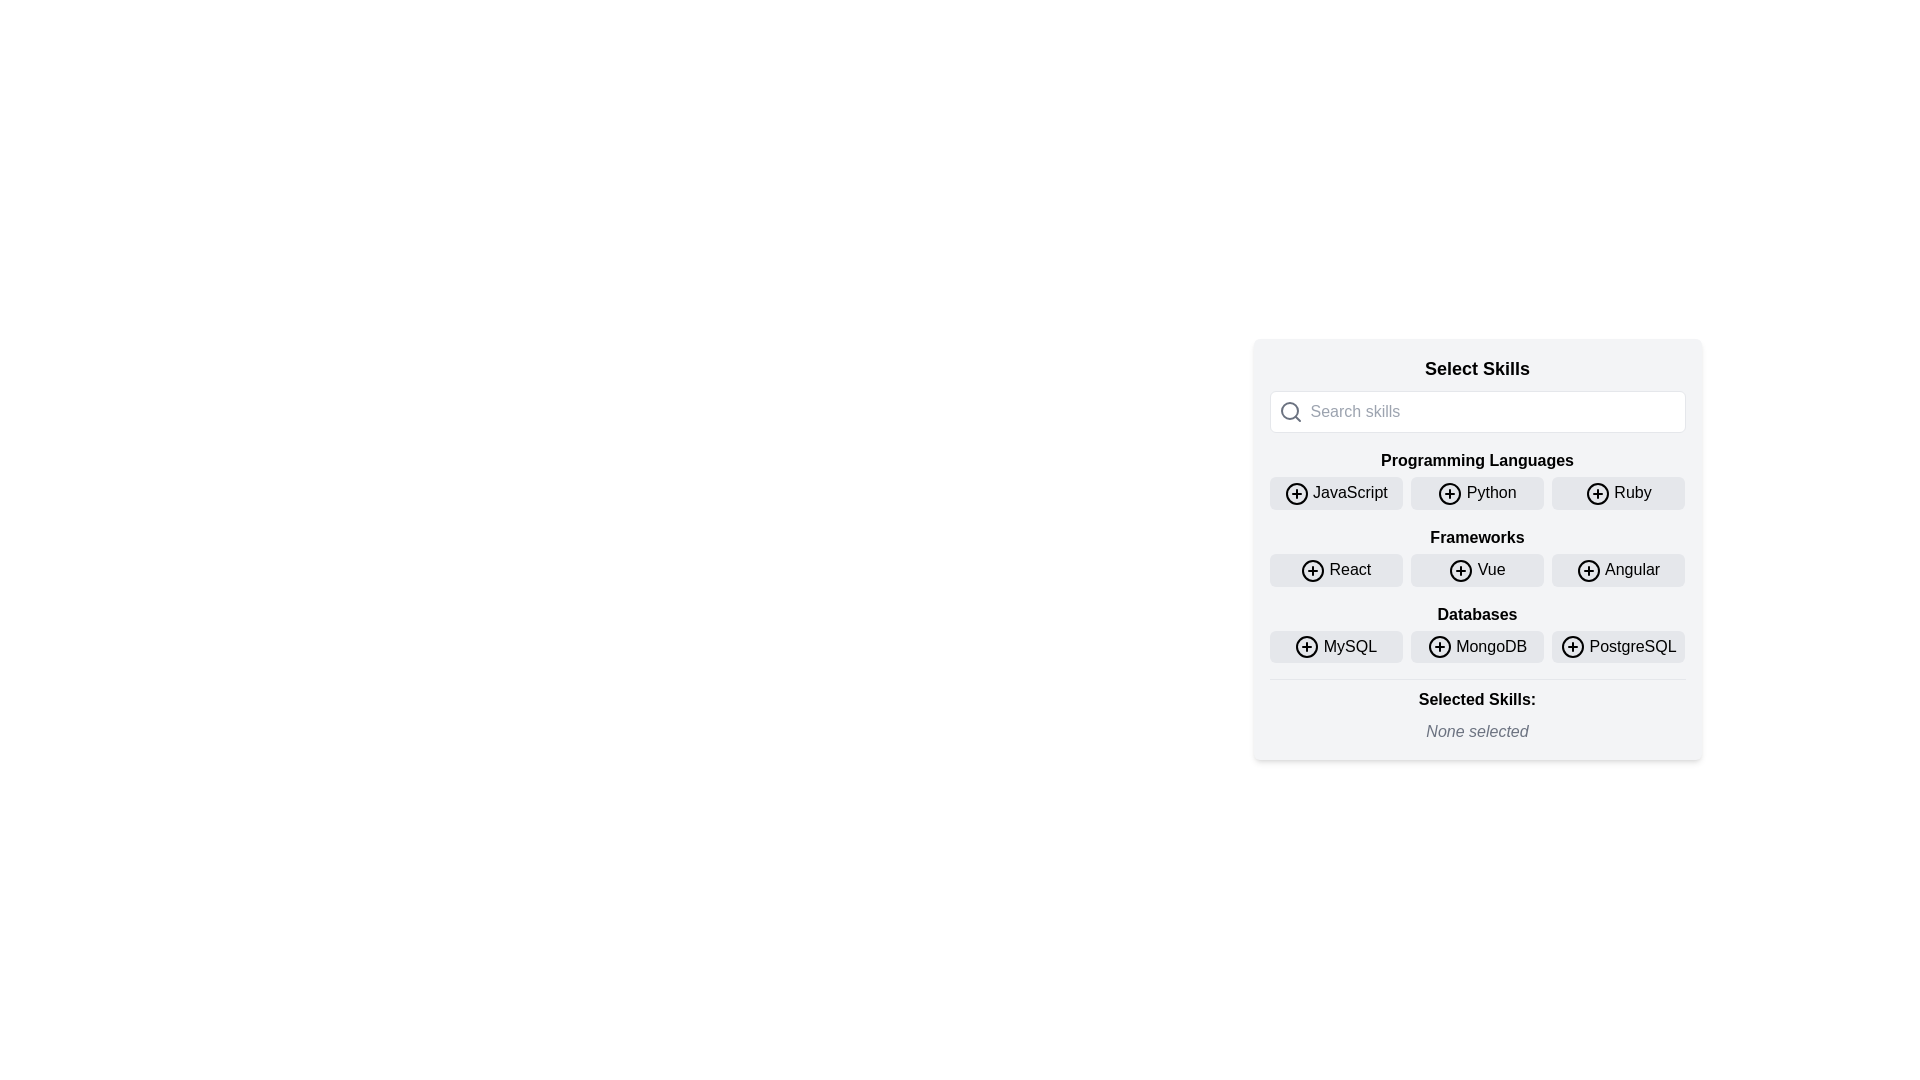 Image resolution: width=1920 pixels, height=1080 pixels. Describe the element at coordinates (1572, 647) in the screenshot. I see `the circular button with a plus sign located next to the 'PostgreSQL' label in the 'Databases' section of the interface` at that location.